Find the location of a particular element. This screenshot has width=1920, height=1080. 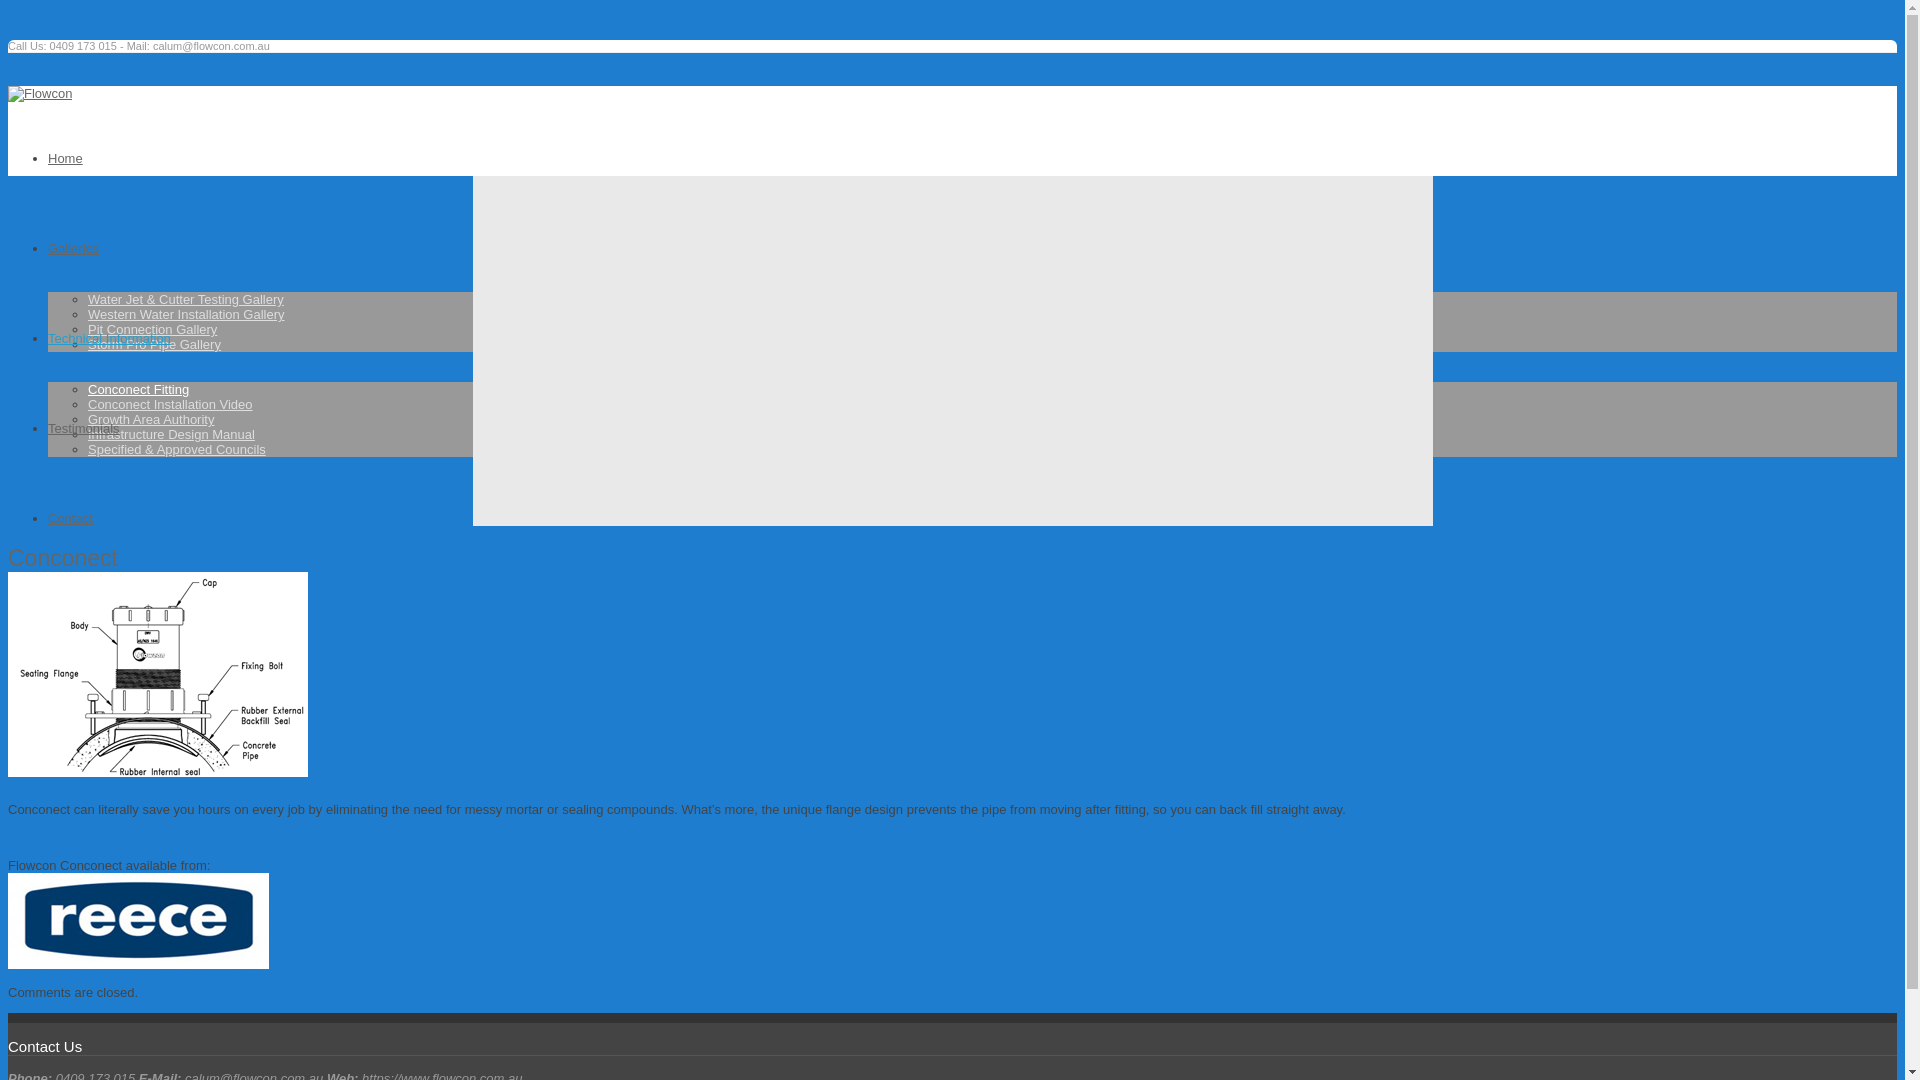

'Conconect Fitting' is located at coordinates (137, 389).